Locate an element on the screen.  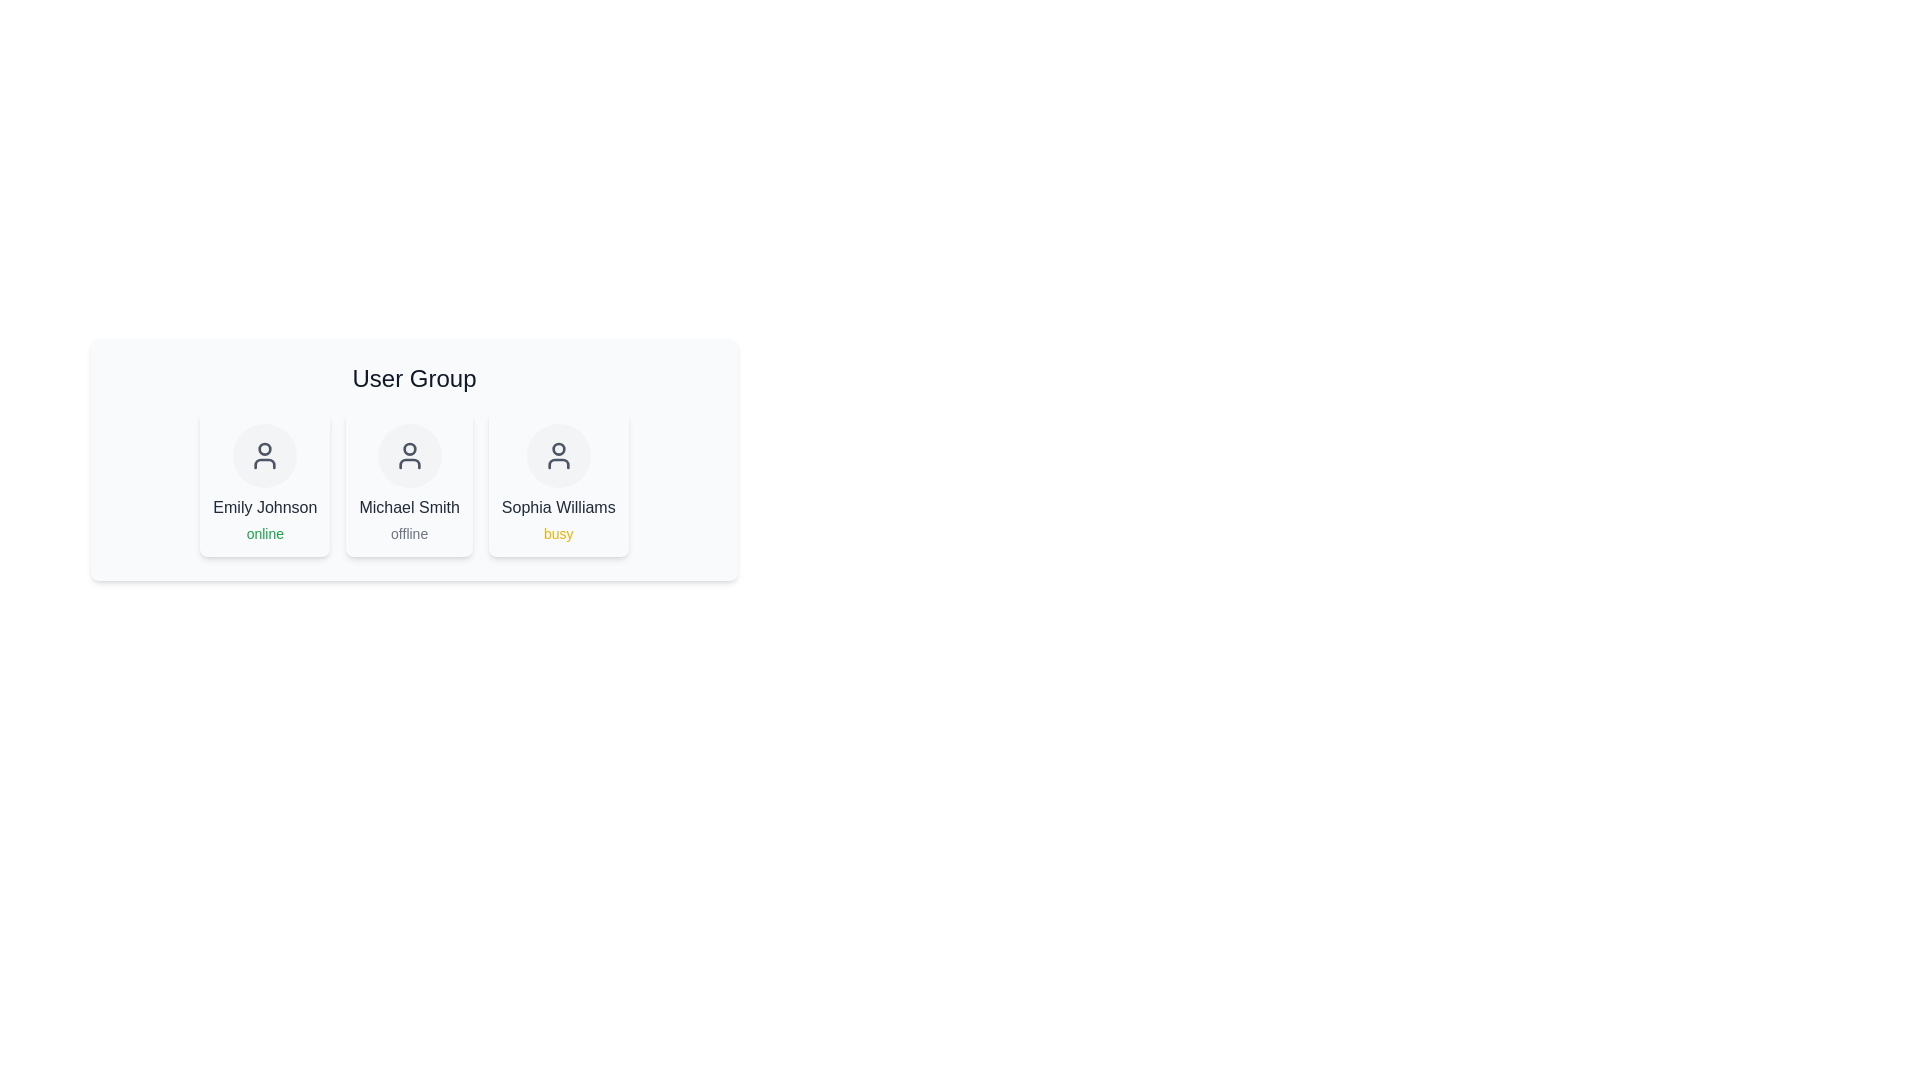
the 'online' status label displayed in green below the name 'Emily Johnson' in the profile section is located at coordinates (264, 532).